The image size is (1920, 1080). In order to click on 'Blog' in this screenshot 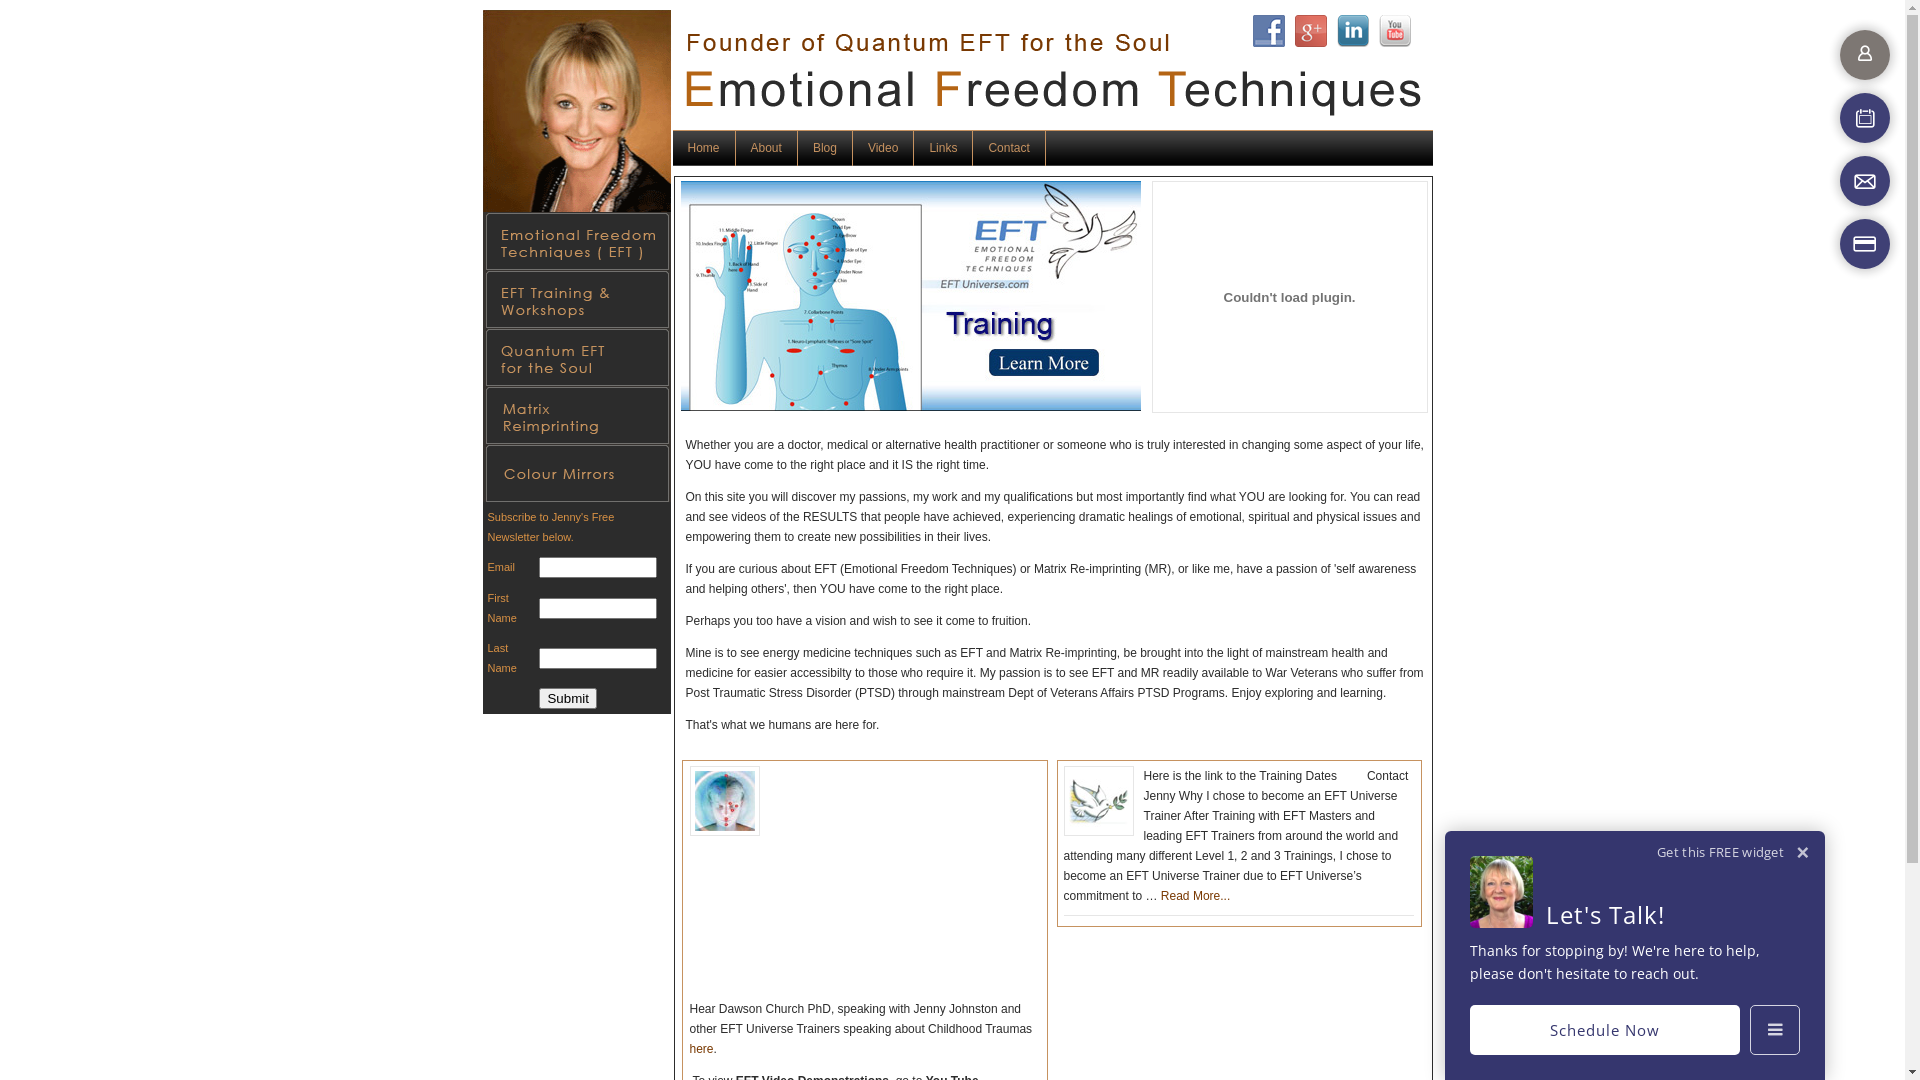, I will do `click(825, 147)`.